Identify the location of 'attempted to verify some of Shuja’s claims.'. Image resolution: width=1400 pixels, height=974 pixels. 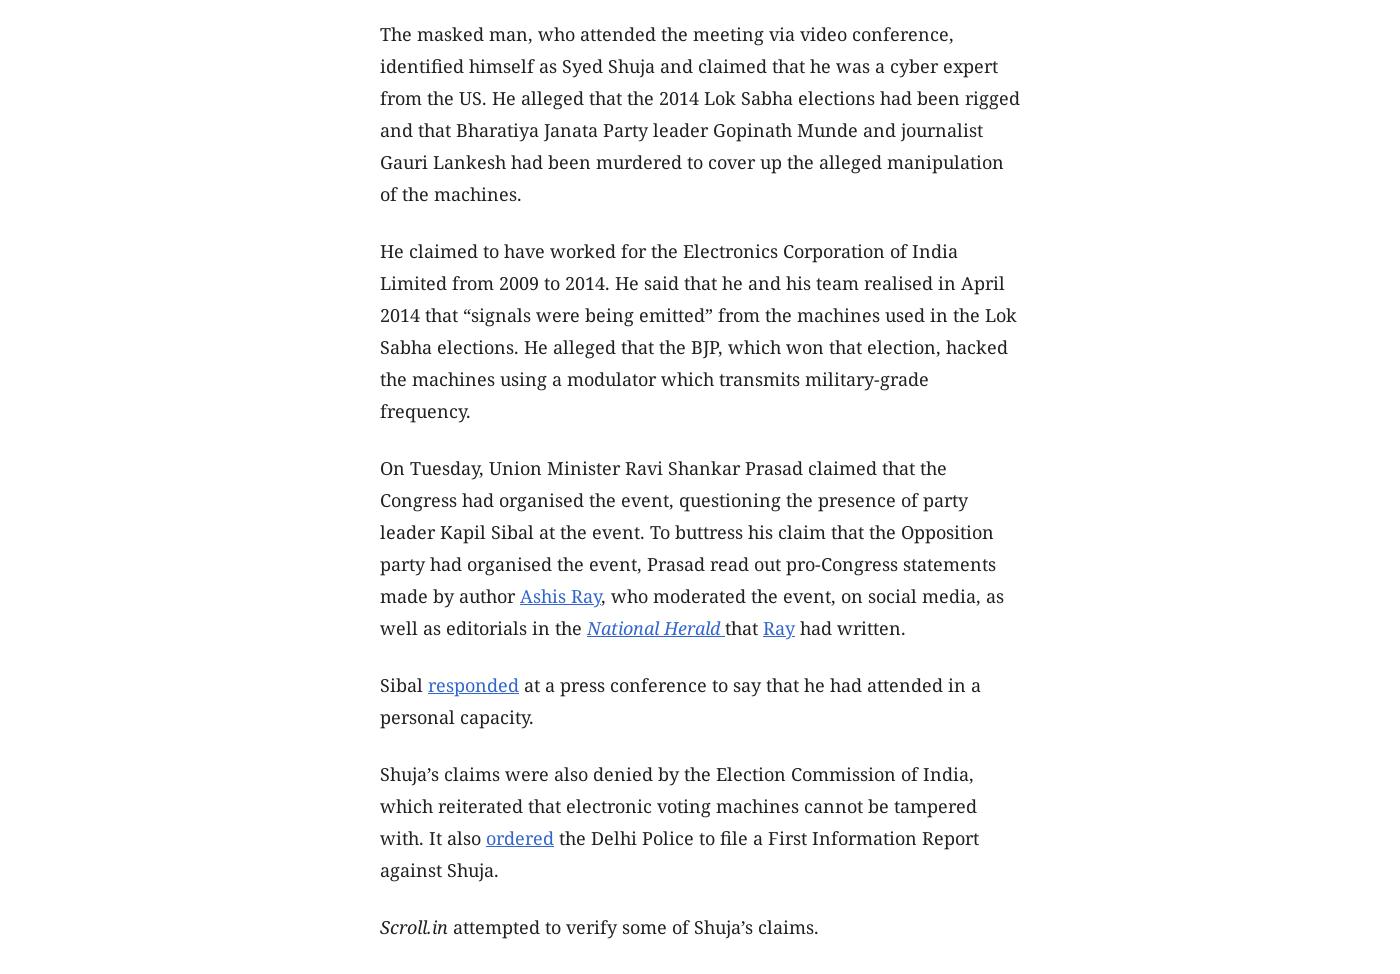
(633, 925).